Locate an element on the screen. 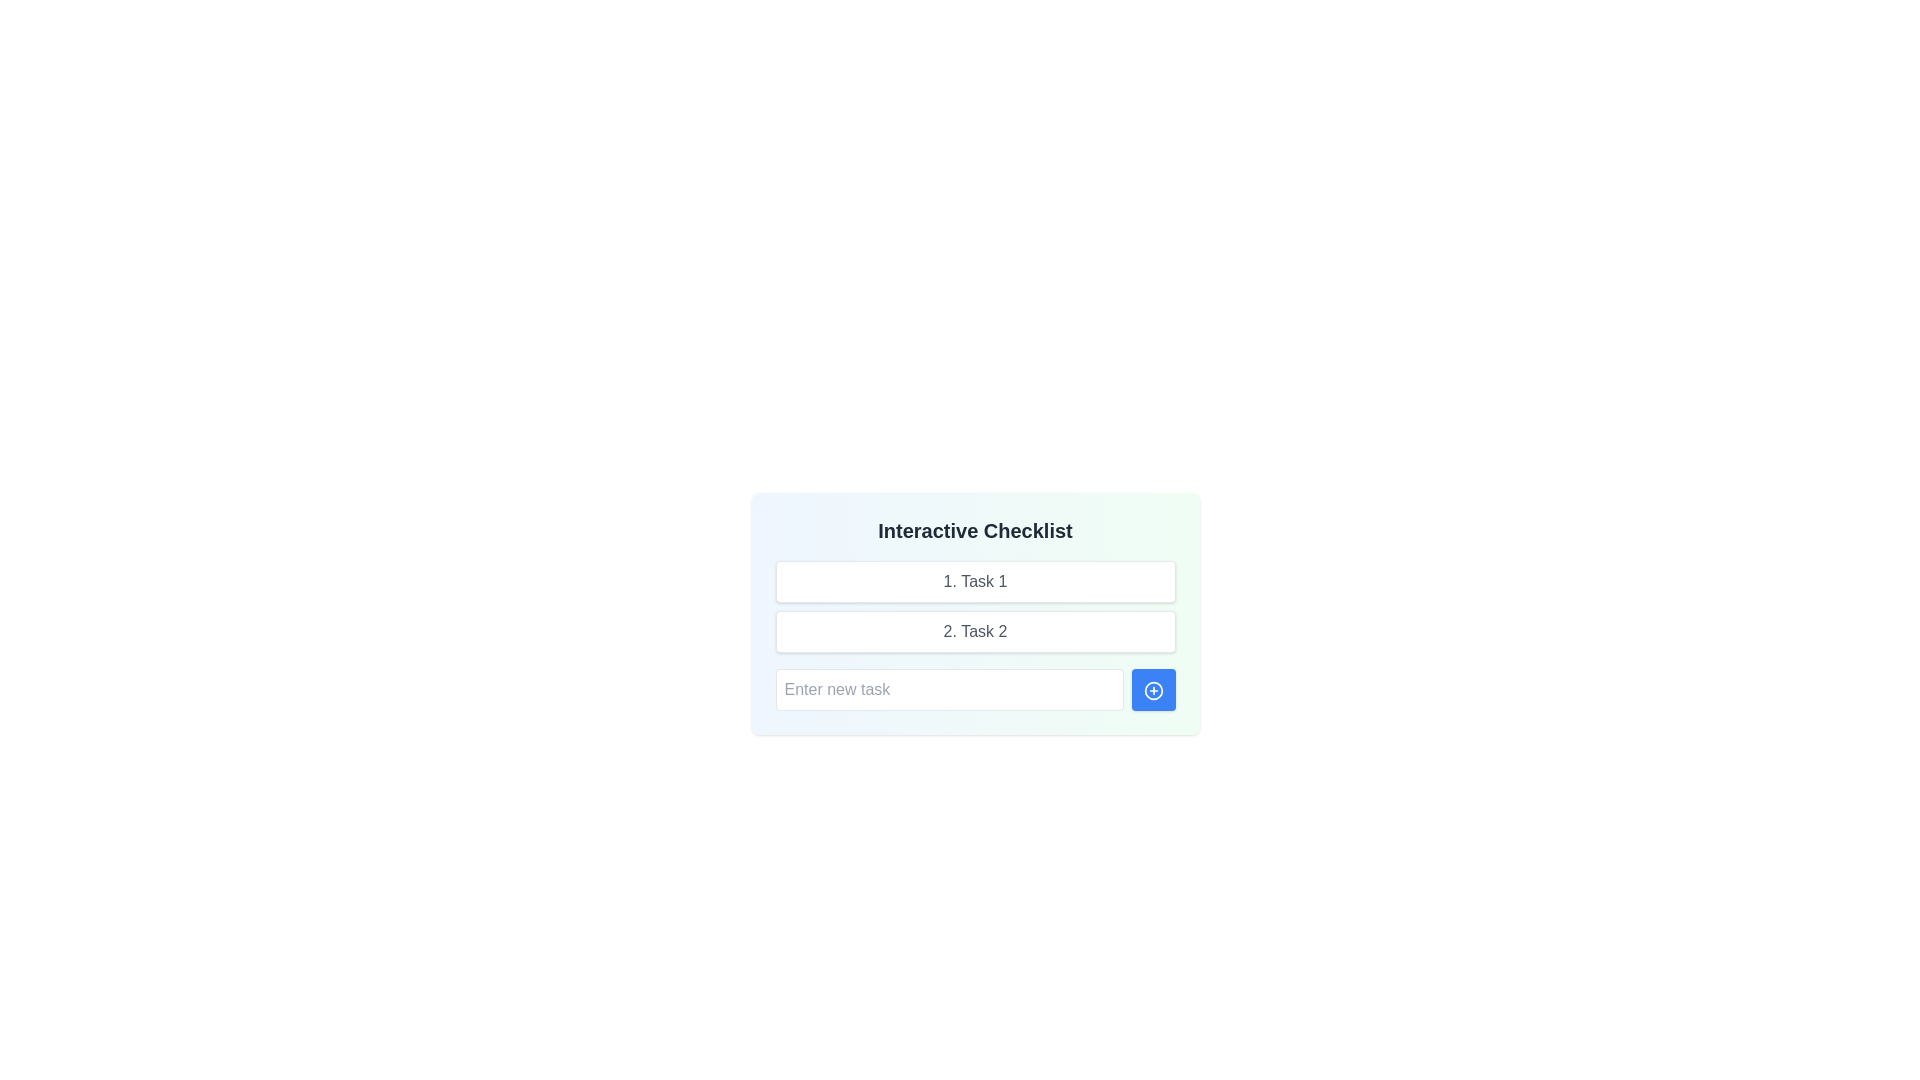 The image size is (1920, 1080). the static text box labeled as the second item in the 'Interactive Checklist', positioned below '1. Task 1' is located at coordinates (975, 632).